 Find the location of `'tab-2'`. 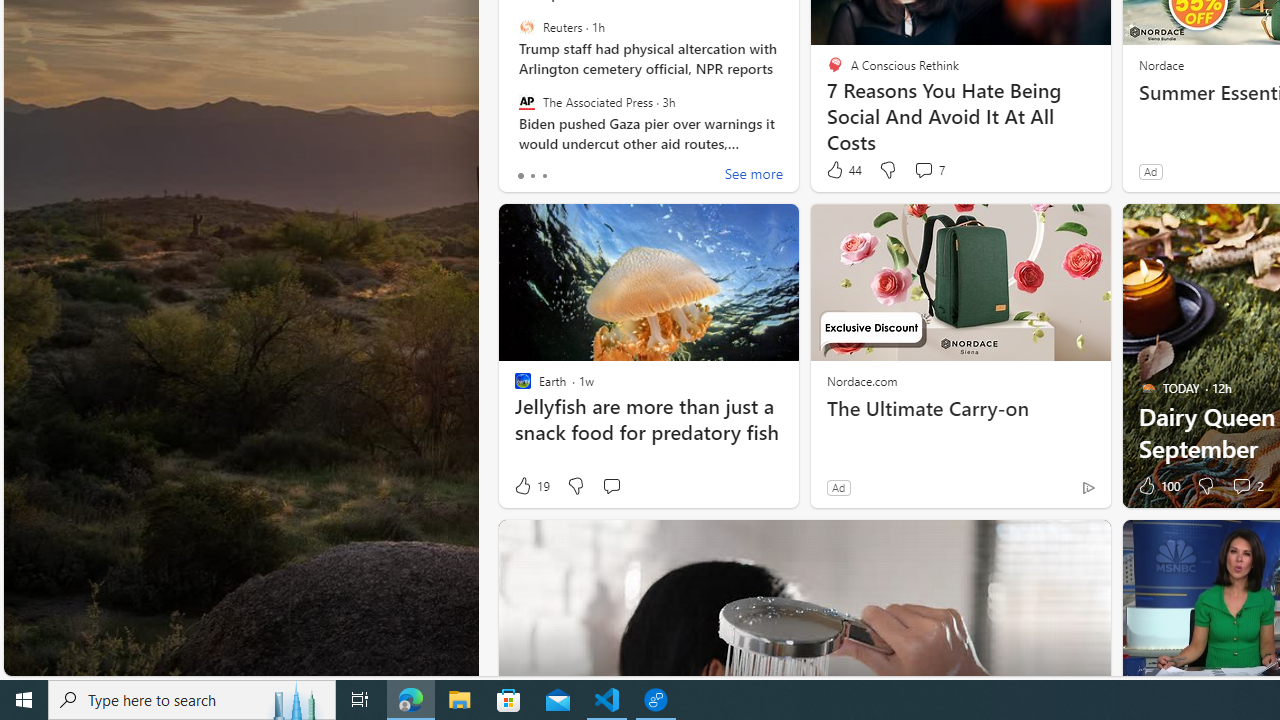

'tab-2' is located at coordinates (544, 175).